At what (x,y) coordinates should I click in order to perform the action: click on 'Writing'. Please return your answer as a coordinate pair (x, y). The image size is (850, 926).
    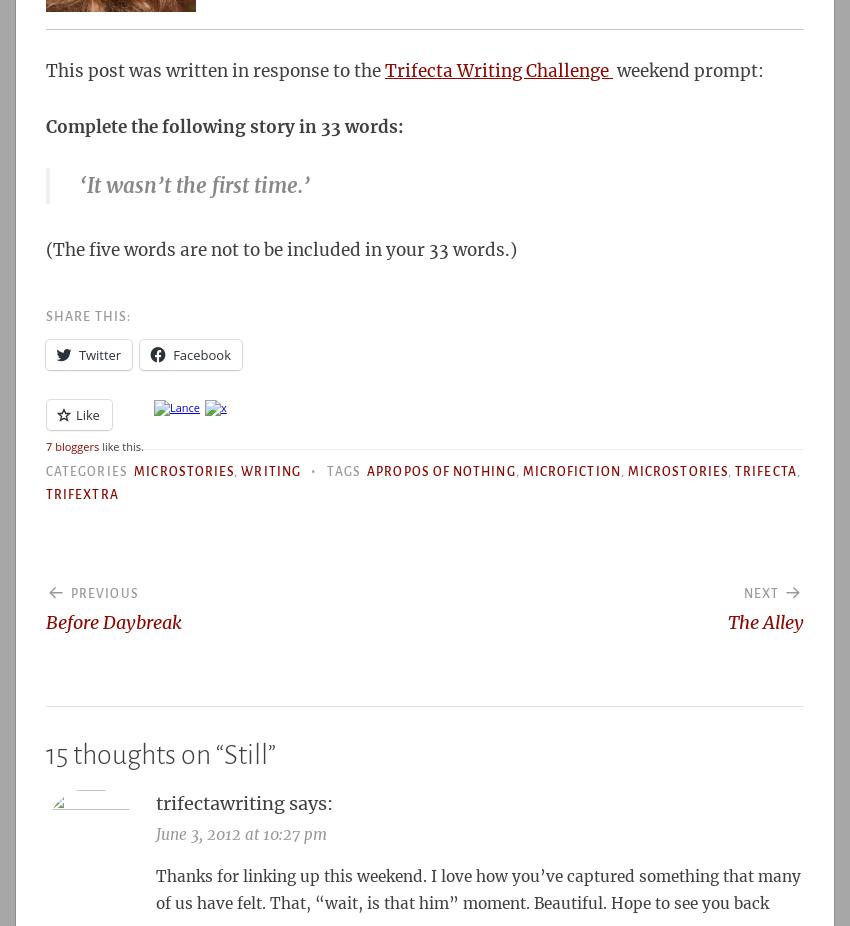
    Looking at the image, I should click on (269, 470).